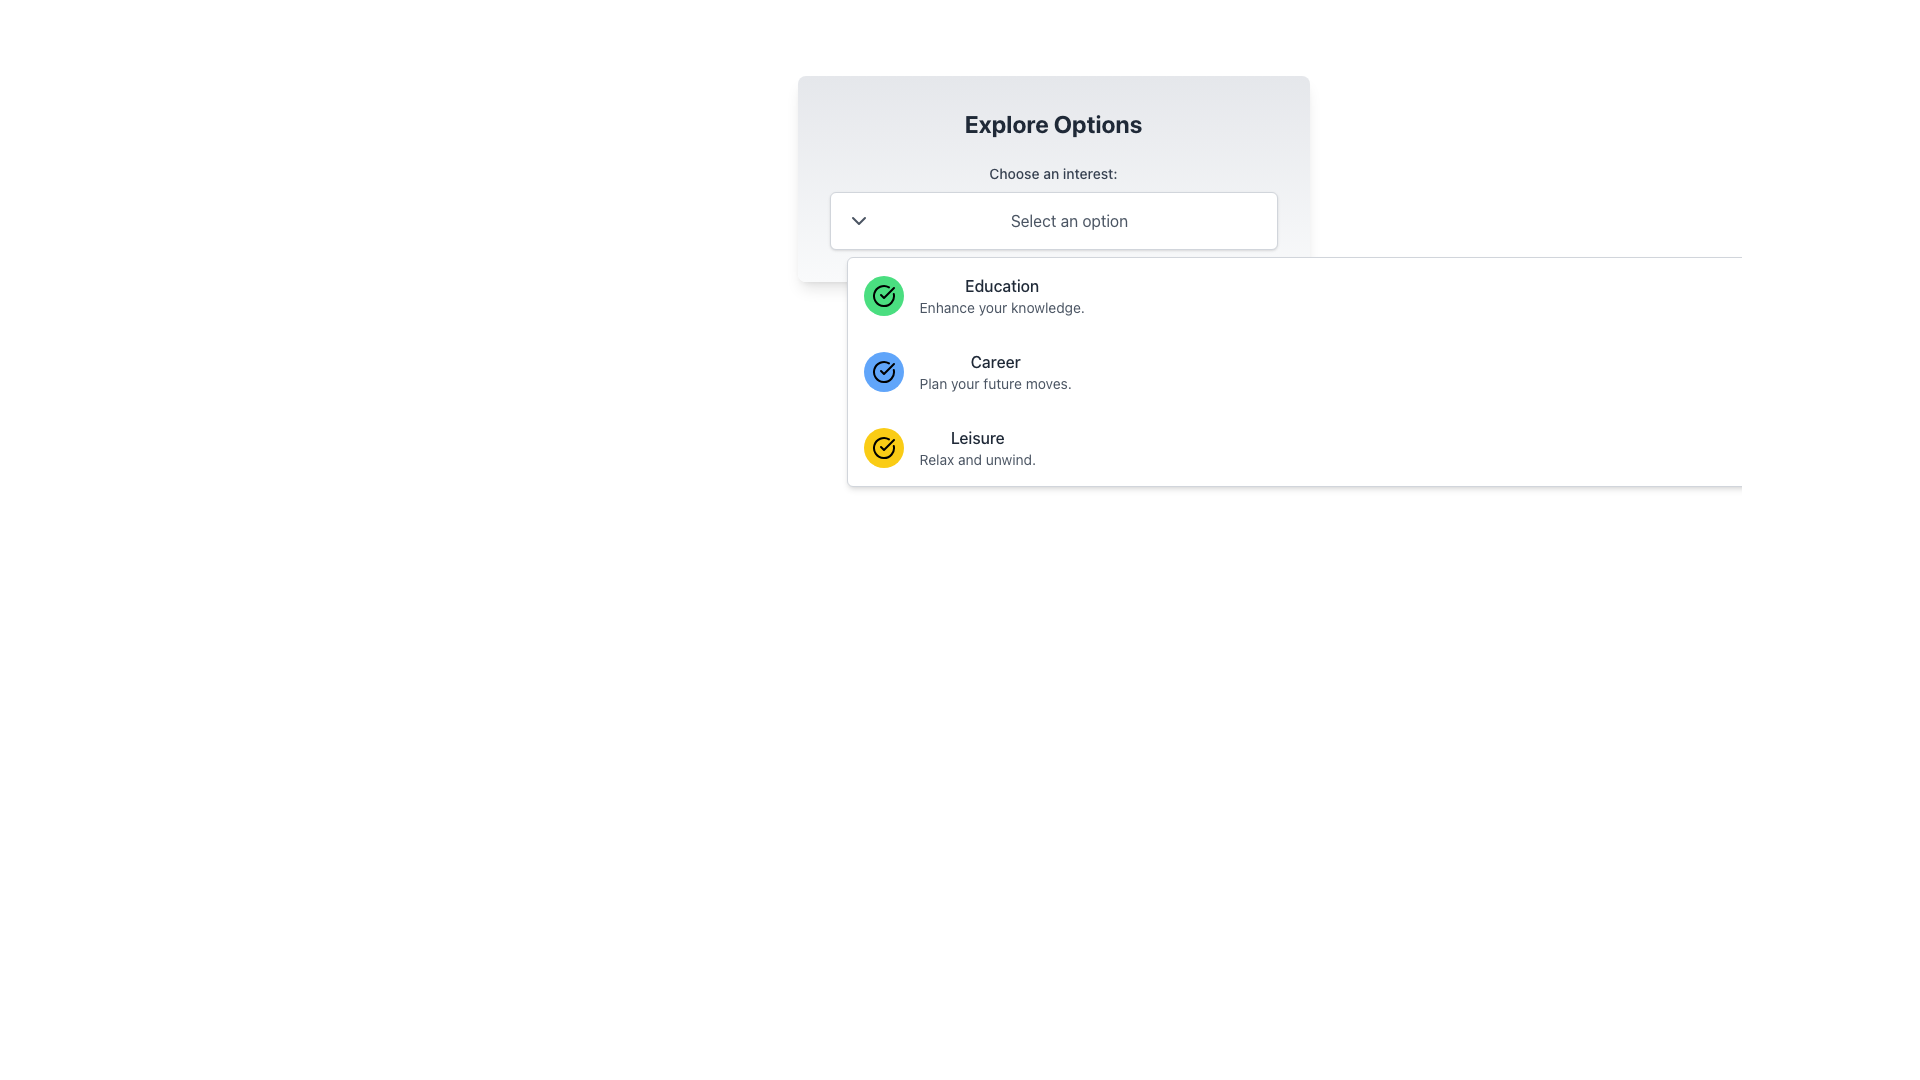  I want to click on the checkmark icon within the circular frame, which represents completion or selection, located in the top-left corner of the first option in the dropdown list, so click(886, 443).